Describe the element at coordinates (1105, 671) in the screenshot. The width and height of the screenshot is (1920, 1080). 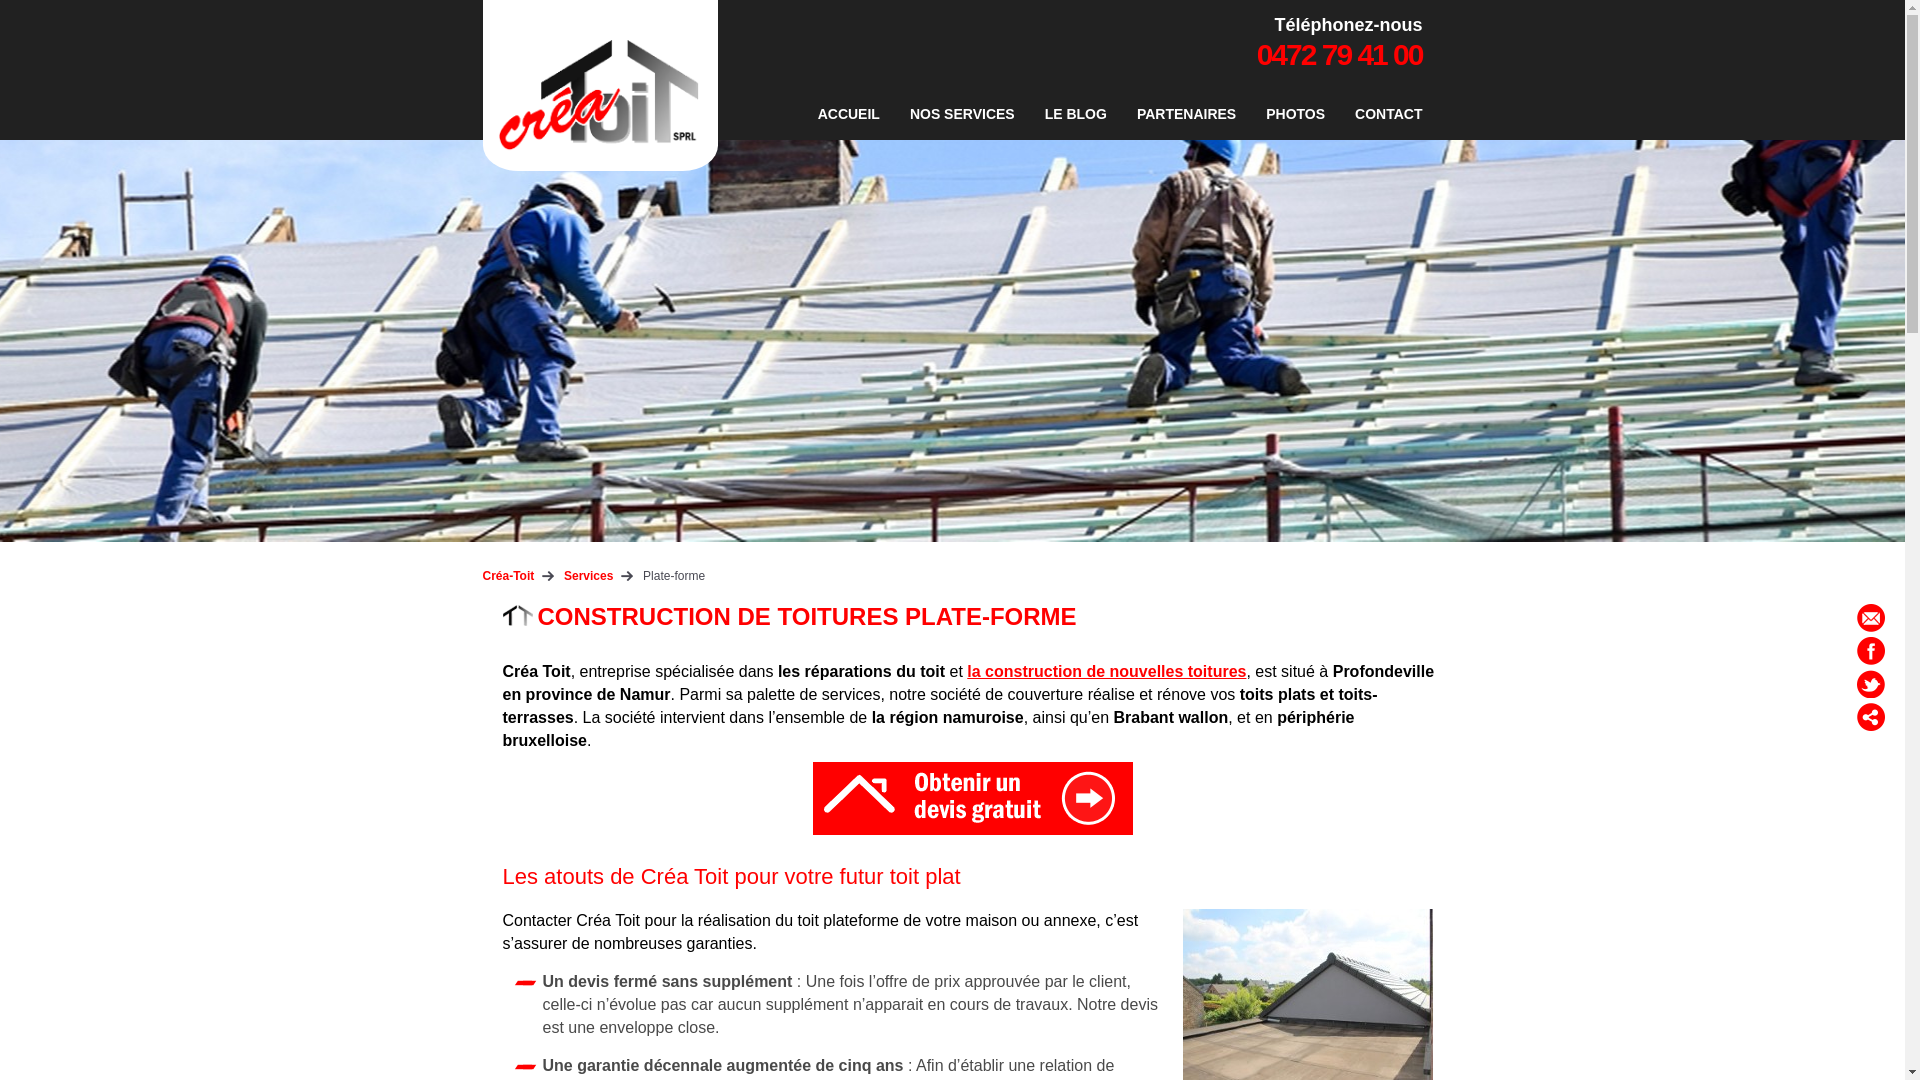
I see `'la construction de nouvelles toitures'` at that location.